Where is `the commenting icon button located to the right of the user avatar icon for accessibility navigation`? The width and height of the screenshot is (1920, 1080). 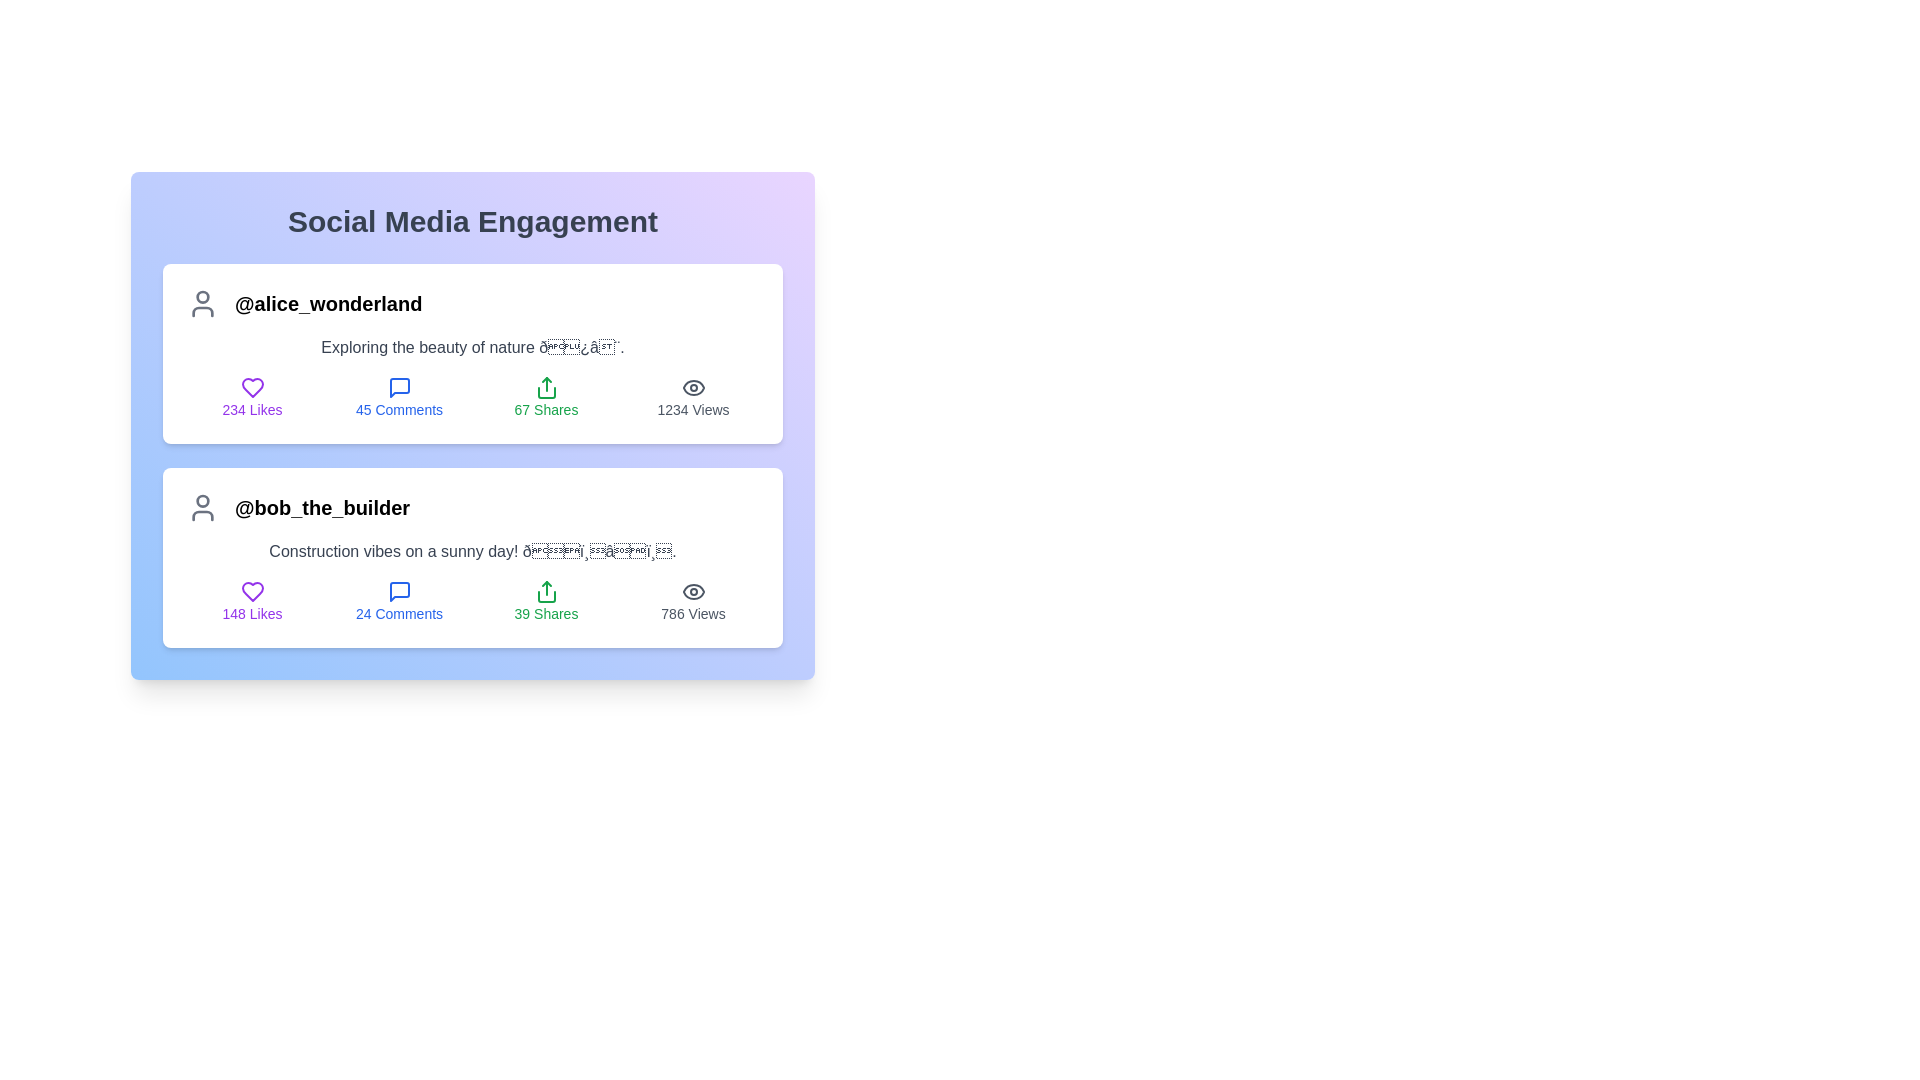
the commenting icon button located to the right of the user avatar icon for accessibility navigation is located at coordinates (399, 388).